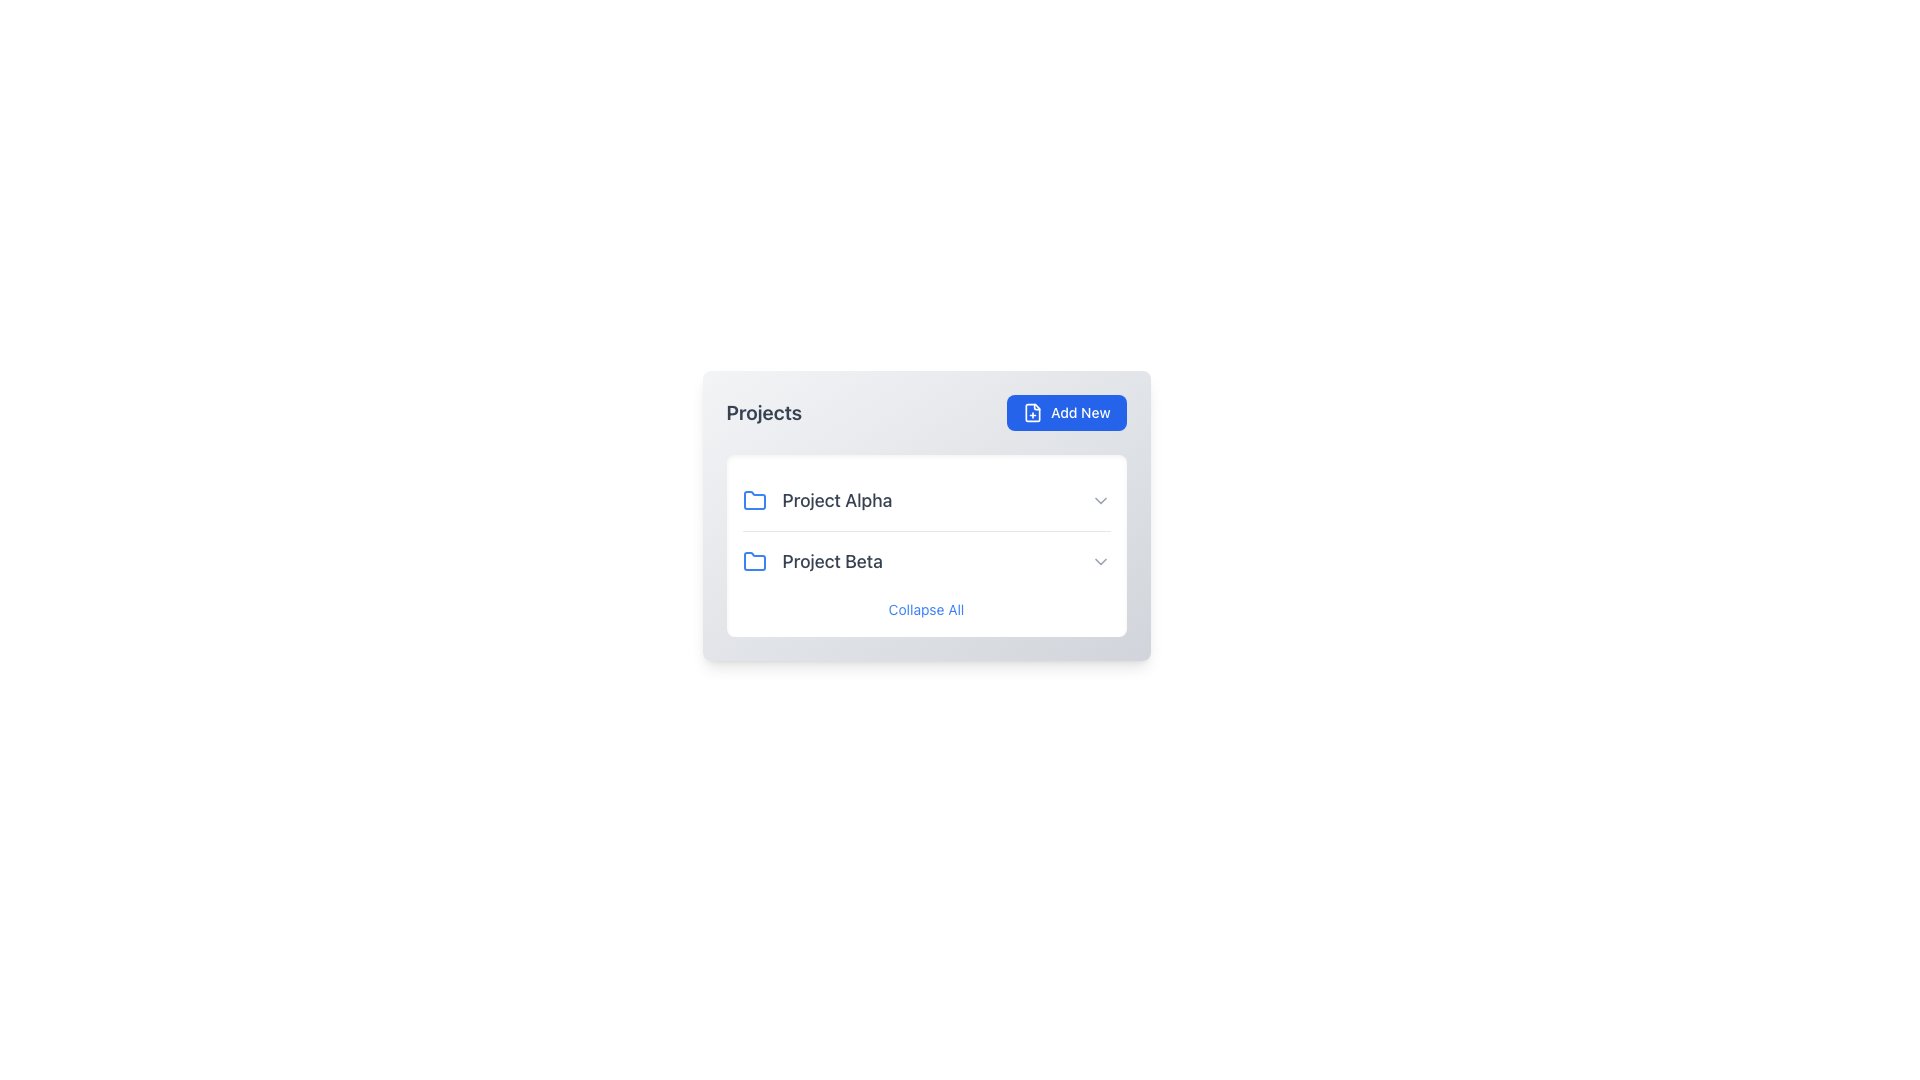  I want to click on the non-interactive Text Label indicating 'Projects', which serves as a section title for the content below, so click(763, 411).